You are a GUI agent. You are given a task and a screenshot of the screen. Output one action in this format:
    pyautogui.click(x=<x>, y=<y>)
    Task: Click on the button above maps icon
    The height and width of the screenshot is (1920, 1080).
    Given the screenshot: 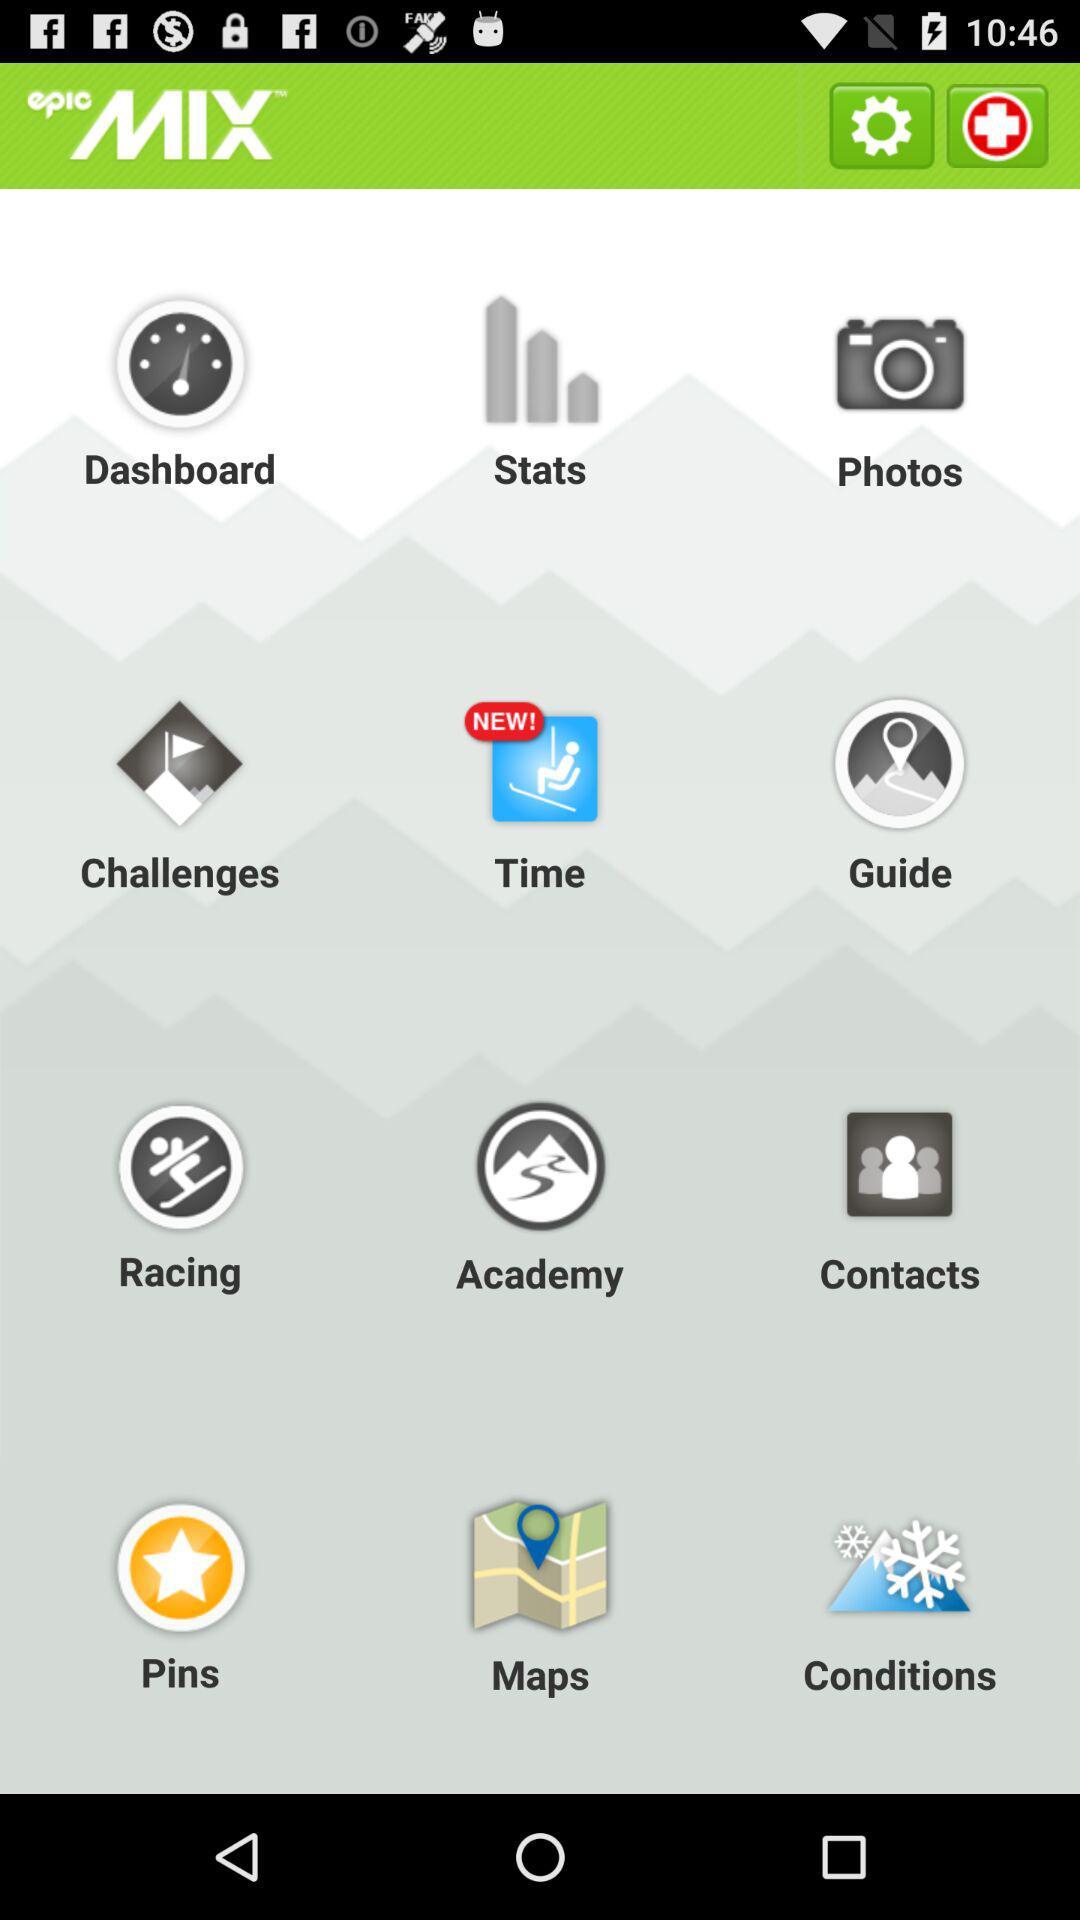 What is the action you would take?
    pyautogui.click(x=180, y=1192)
    